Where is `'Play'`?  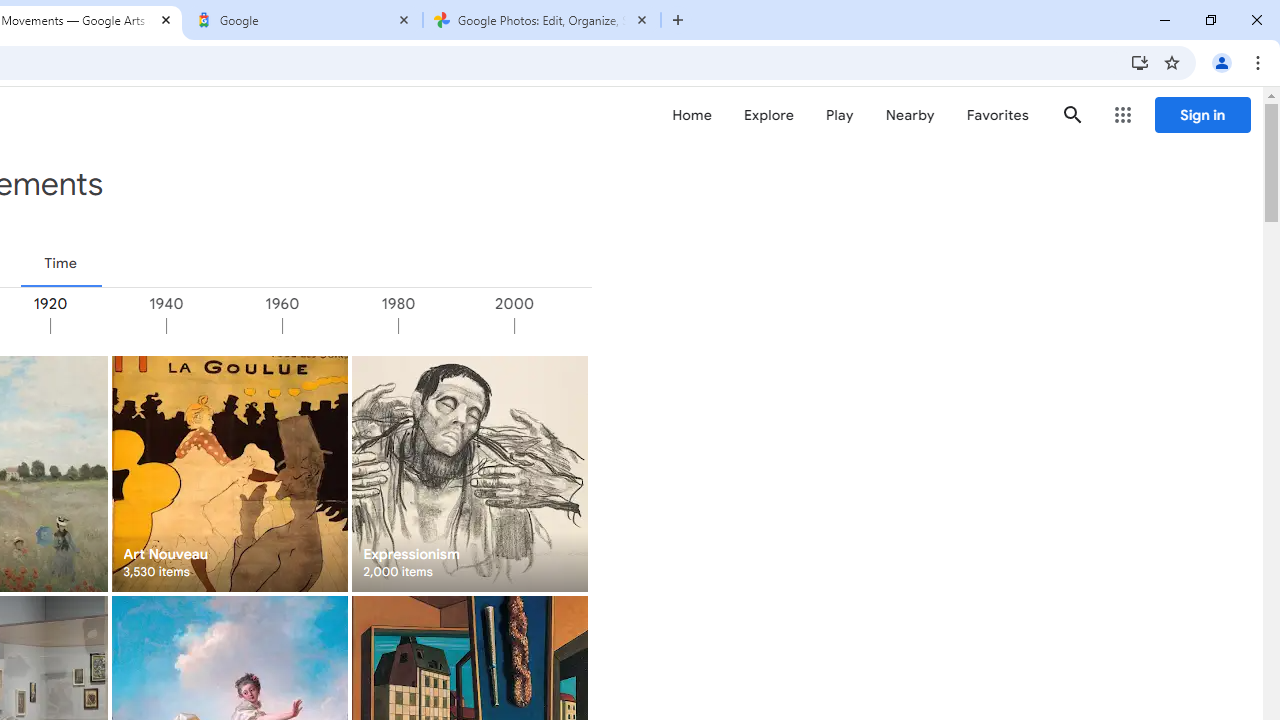
'Play' is located at coordinates (840, 115).